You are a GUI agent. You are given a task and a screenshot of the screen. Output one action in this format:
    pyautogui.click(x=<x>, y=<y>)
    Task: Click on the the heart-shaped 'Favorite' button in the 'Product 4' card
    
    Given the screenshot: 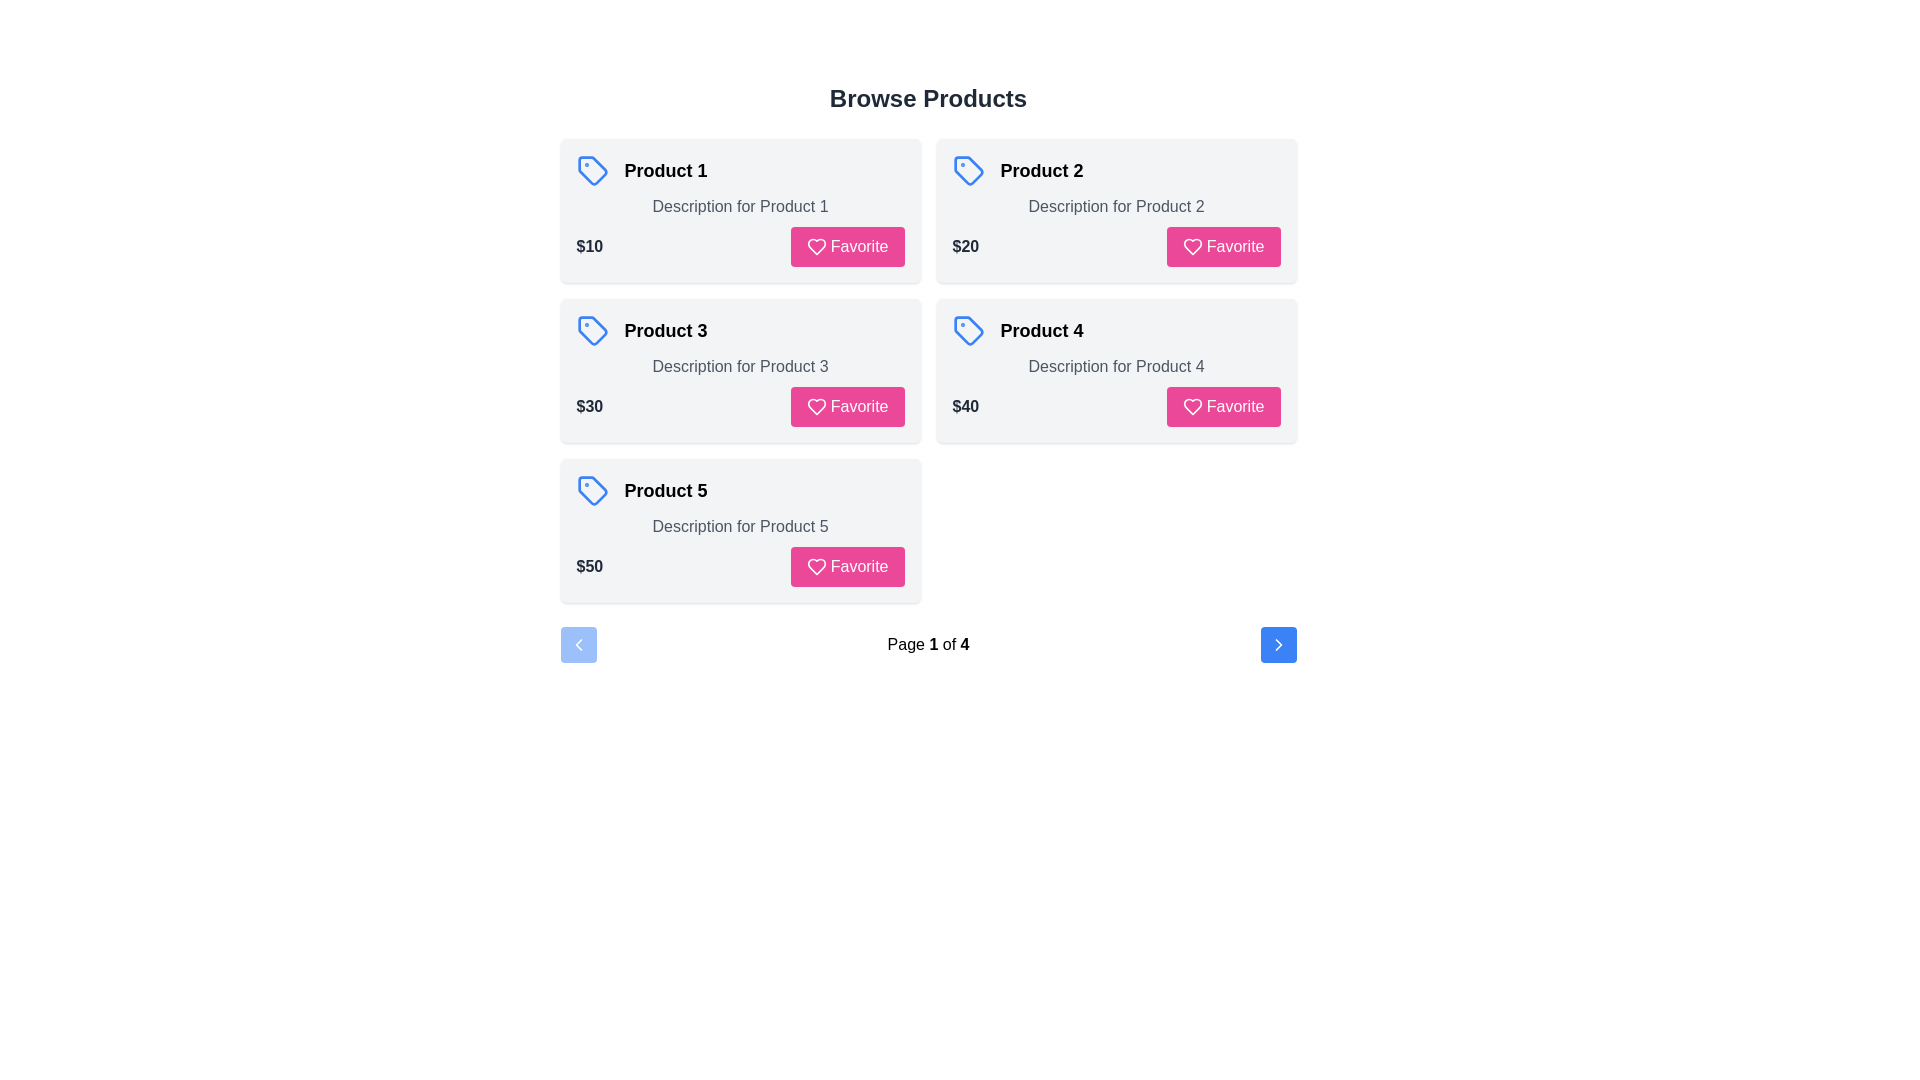 What is the action you would take?
    pyautogui.click(x=1192, y=406)
    